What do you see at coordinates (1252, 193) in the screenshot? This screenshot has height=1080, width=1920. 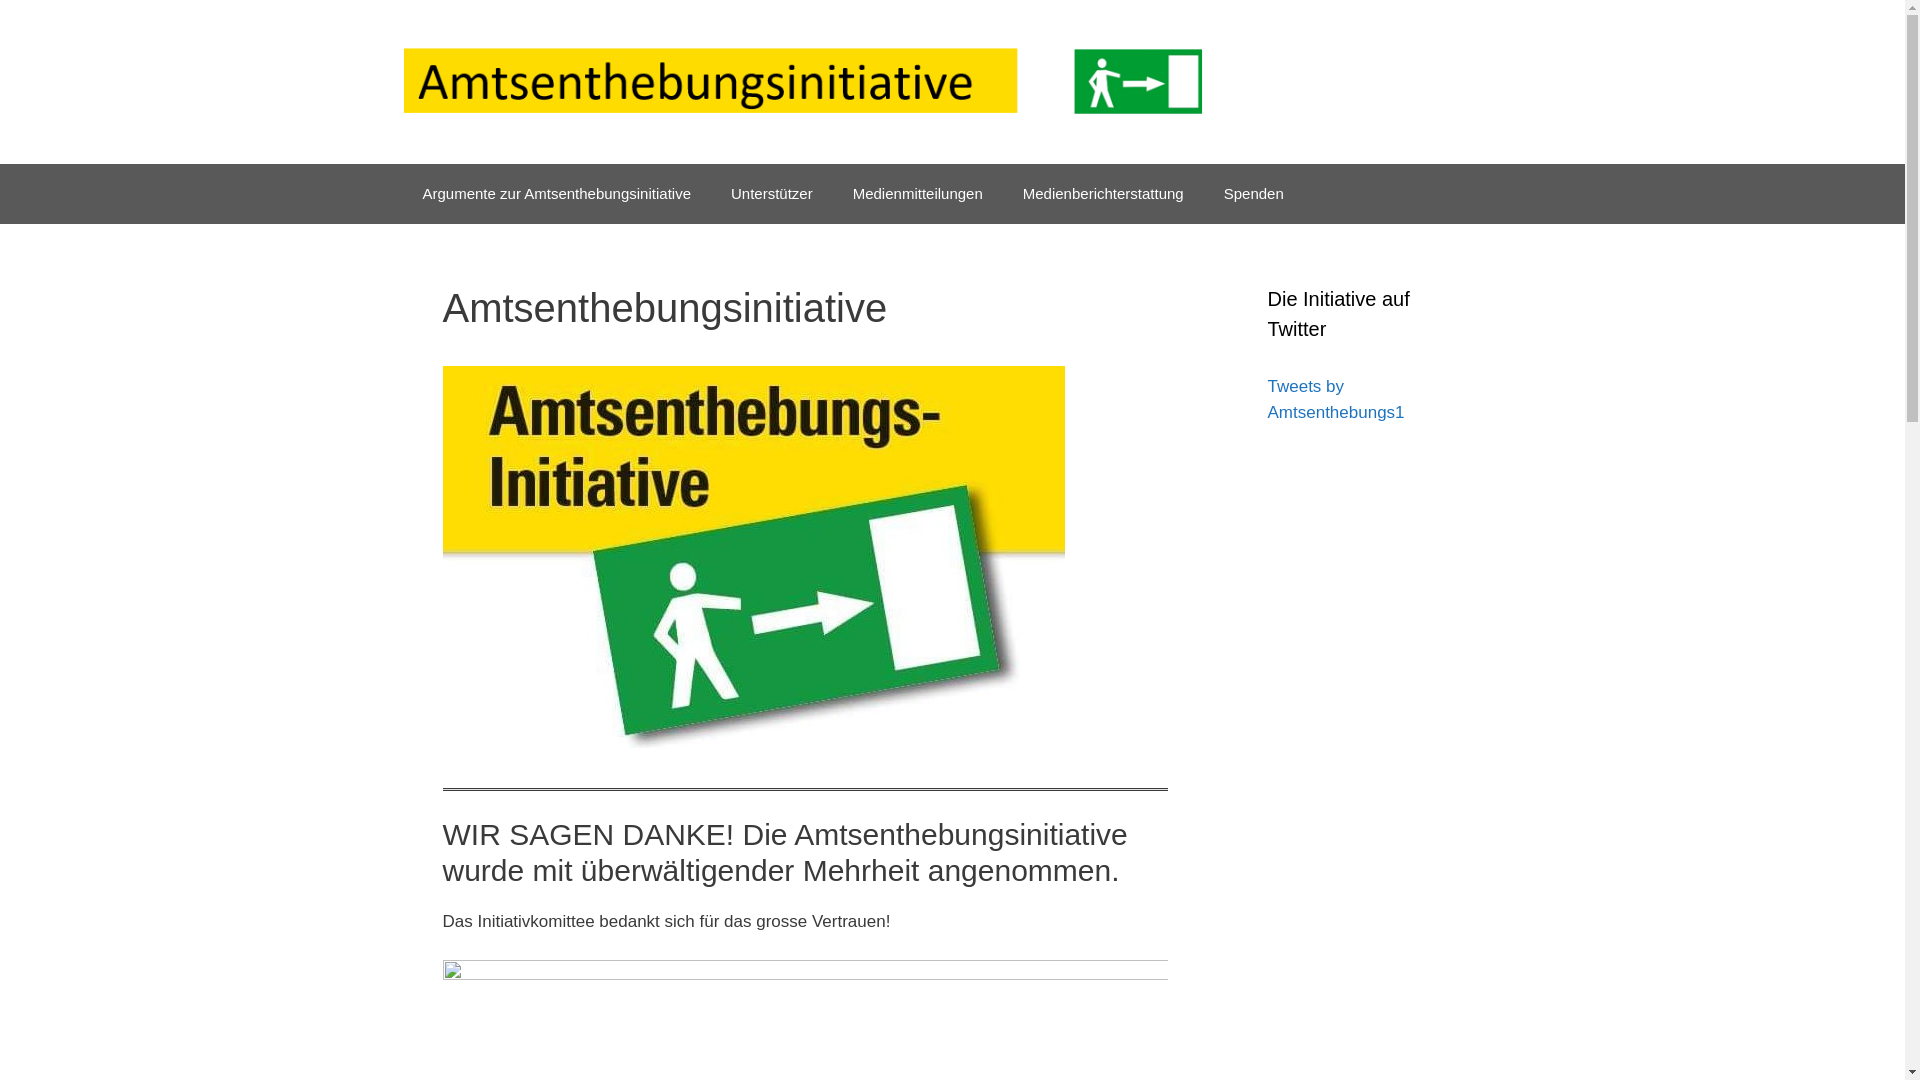 I see `'Spenden'` at bounding box center [1252, 193].